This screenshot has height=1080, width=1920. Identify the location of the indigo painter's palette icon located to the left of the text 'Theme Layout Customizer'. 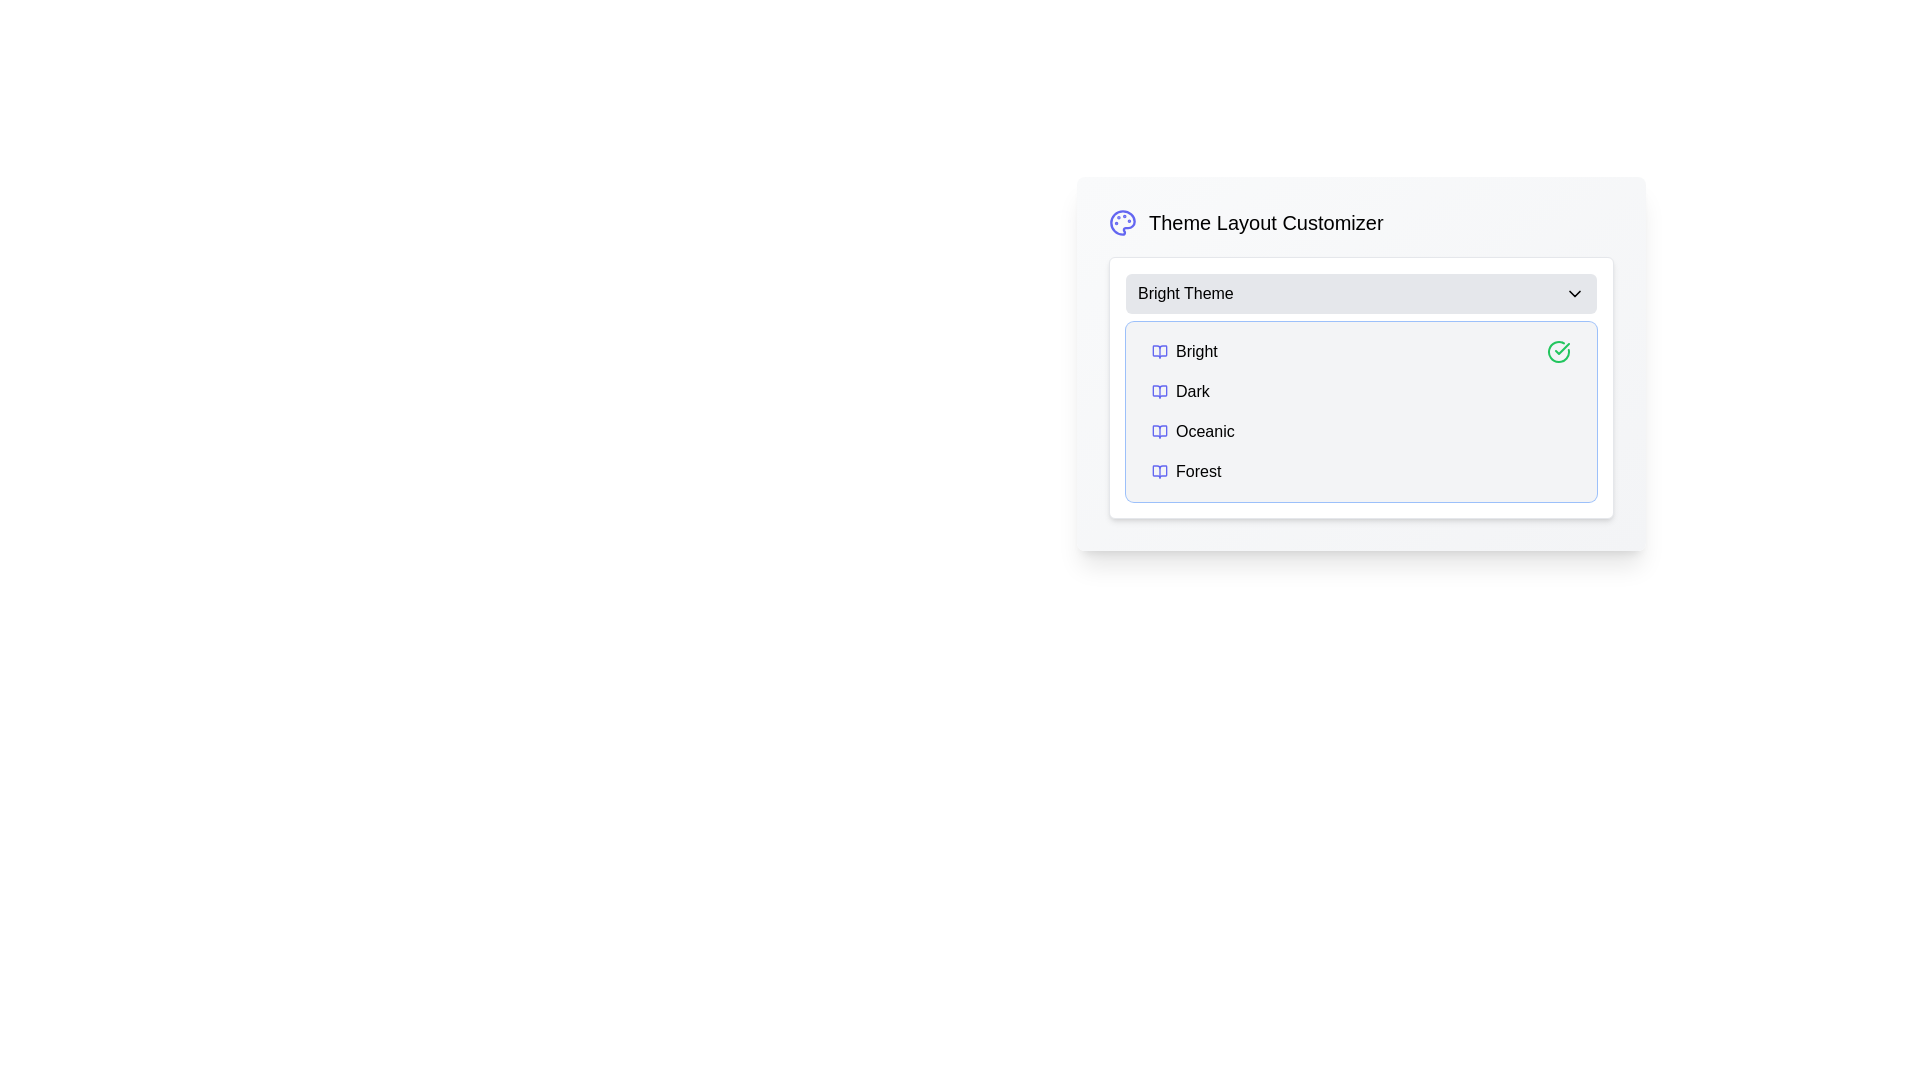
(1123, 223).